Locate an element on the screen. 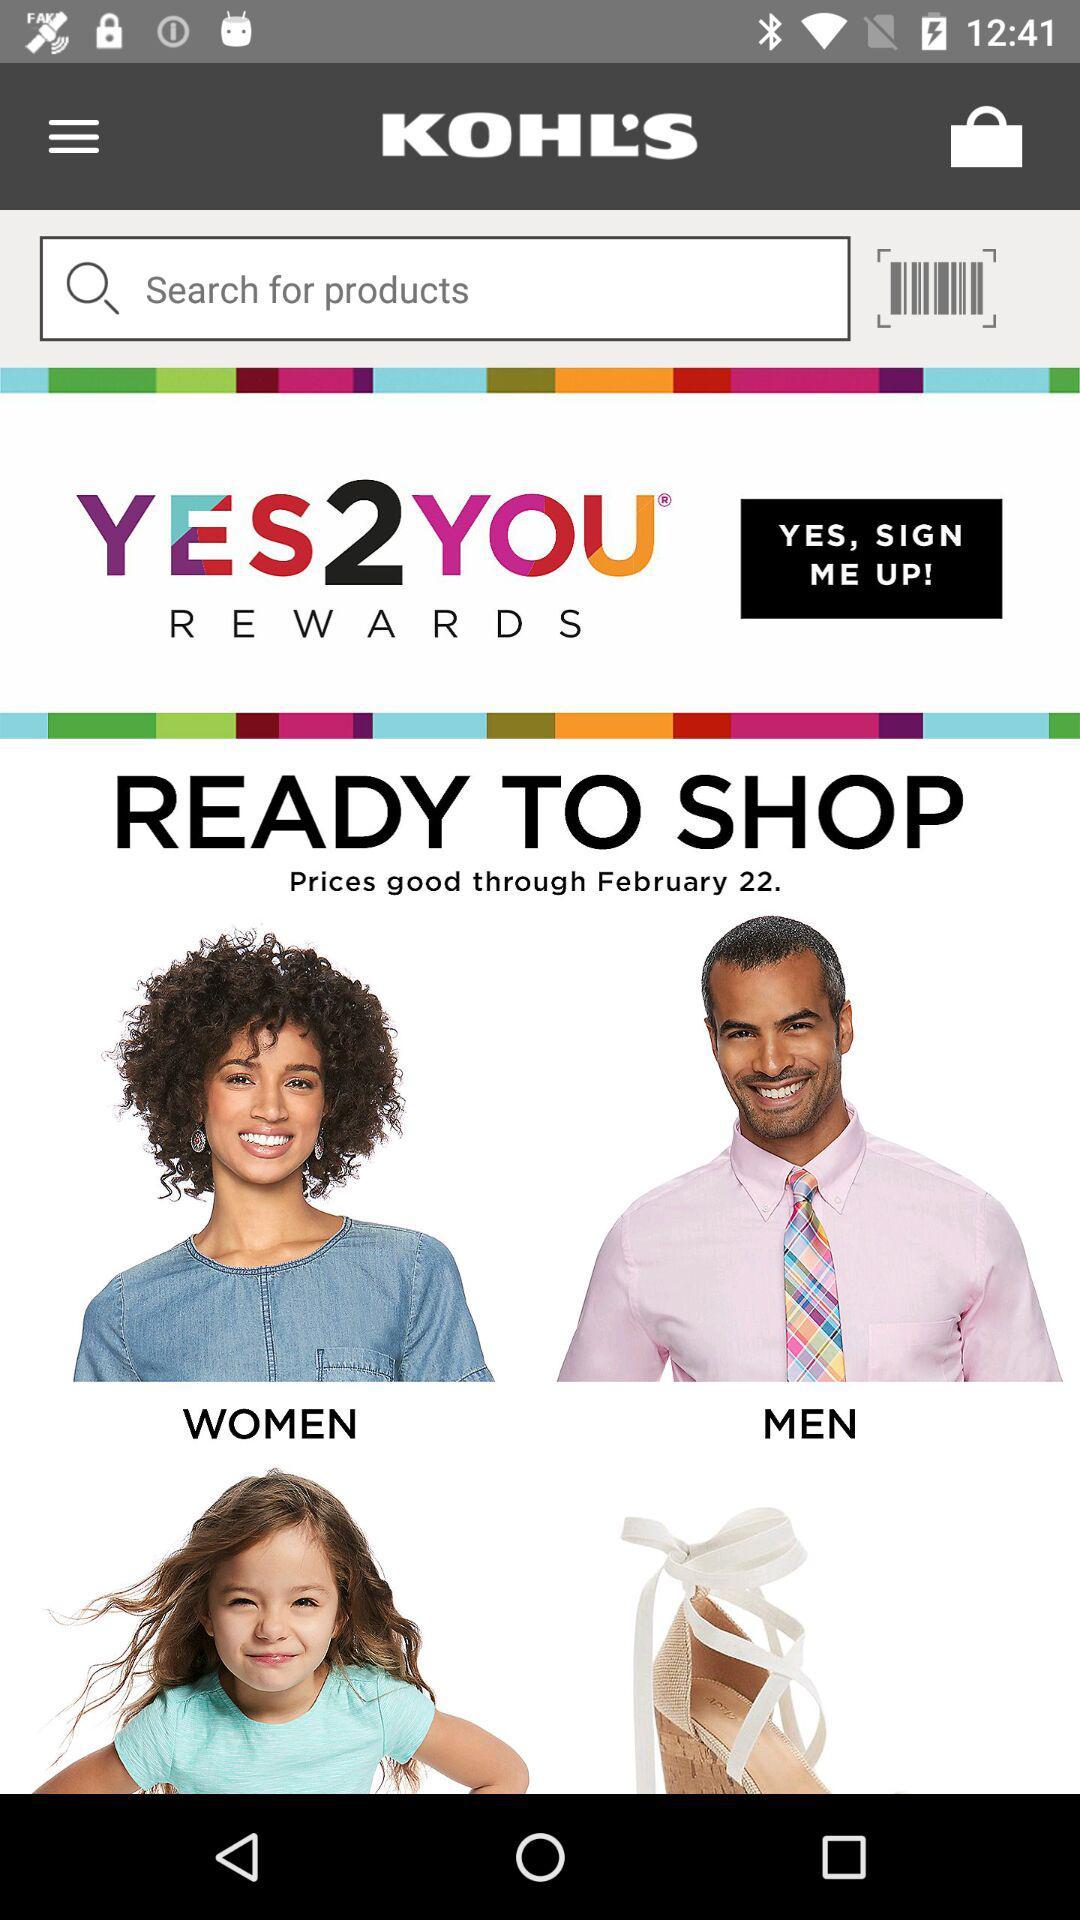 The width and height of the screenshot is (1080, 1920). sign up in kohl 's button is located at coordinates (540, 553).